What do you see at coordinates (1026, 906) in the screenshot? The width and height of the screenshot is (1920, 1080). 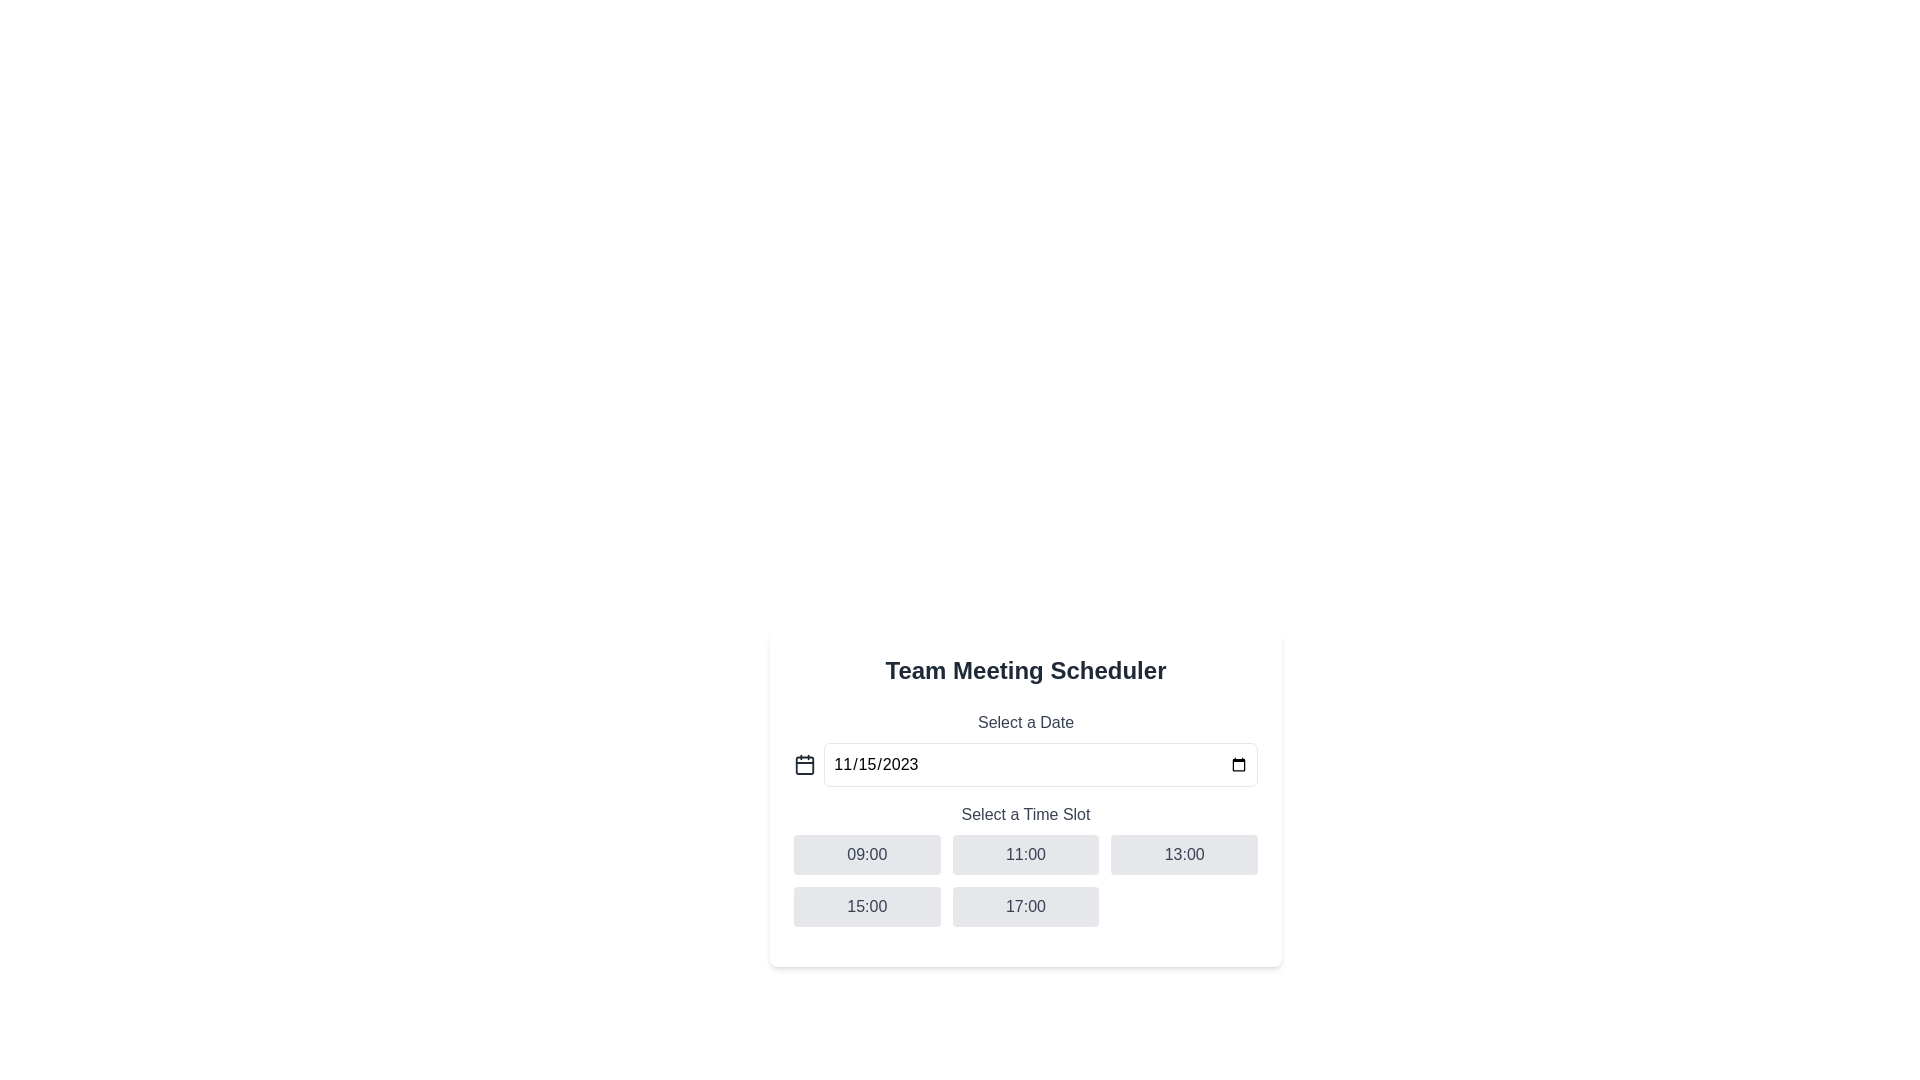 I see `the button displaying '17:00' in the time selection interface` at bounding box center [1026, 906].